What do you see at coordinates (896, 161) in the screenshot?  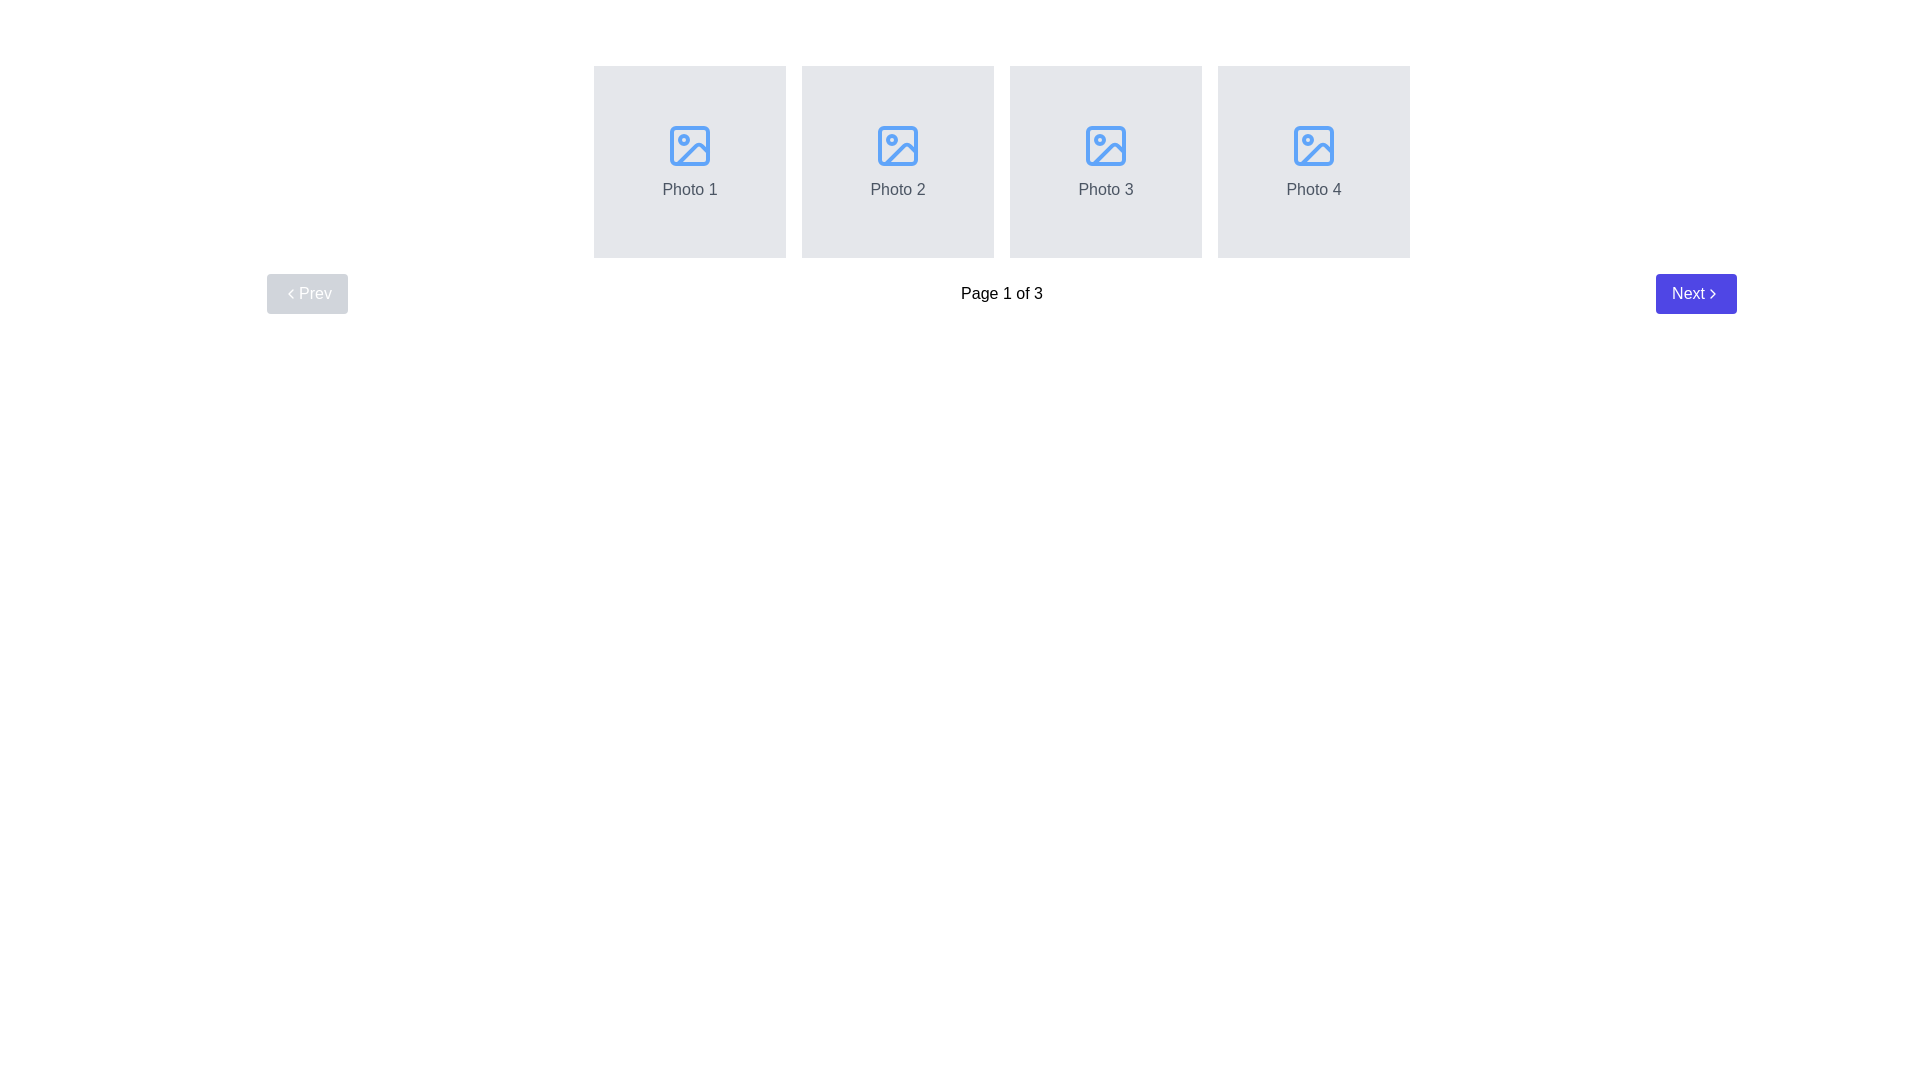 I see `the Gallery item with a light gray background and a blue image icon labeled 'Photo 2'` at bounding box center [896, 161].